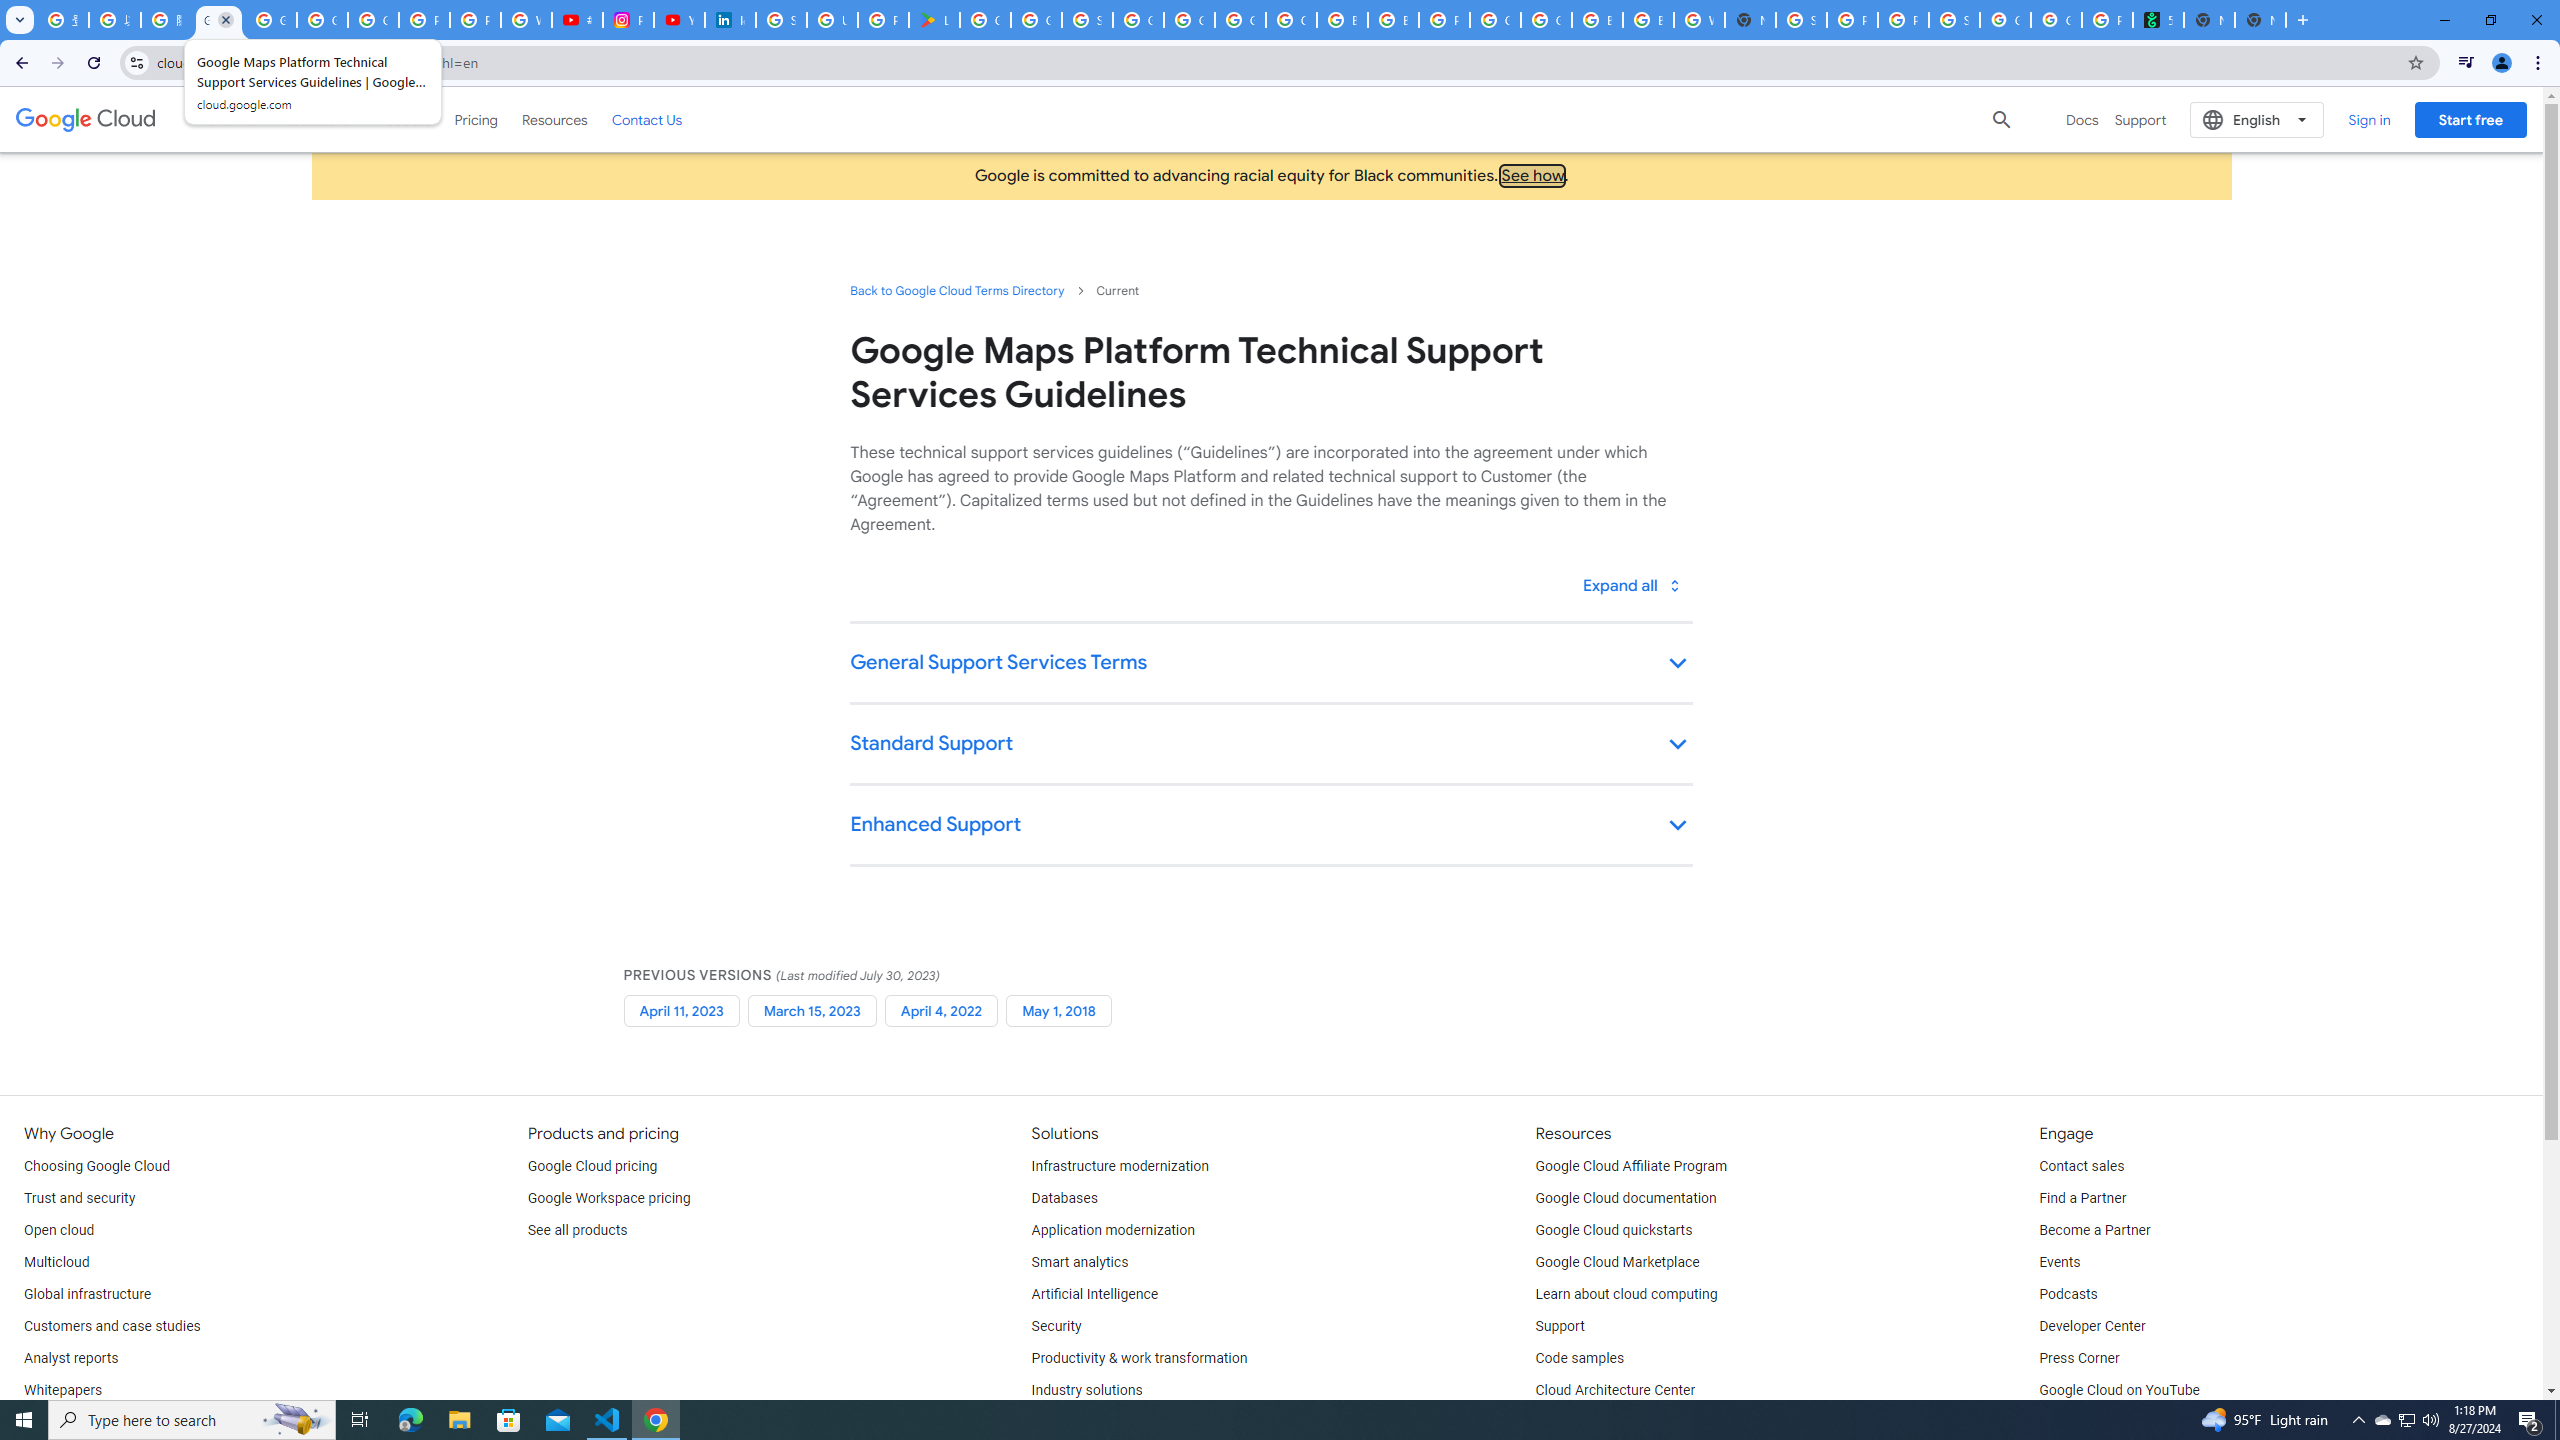 The image size is (2560, 1440). Describe the element at coordinates (2470, 118) in the screenshot. I see `'Start free'` at that location.